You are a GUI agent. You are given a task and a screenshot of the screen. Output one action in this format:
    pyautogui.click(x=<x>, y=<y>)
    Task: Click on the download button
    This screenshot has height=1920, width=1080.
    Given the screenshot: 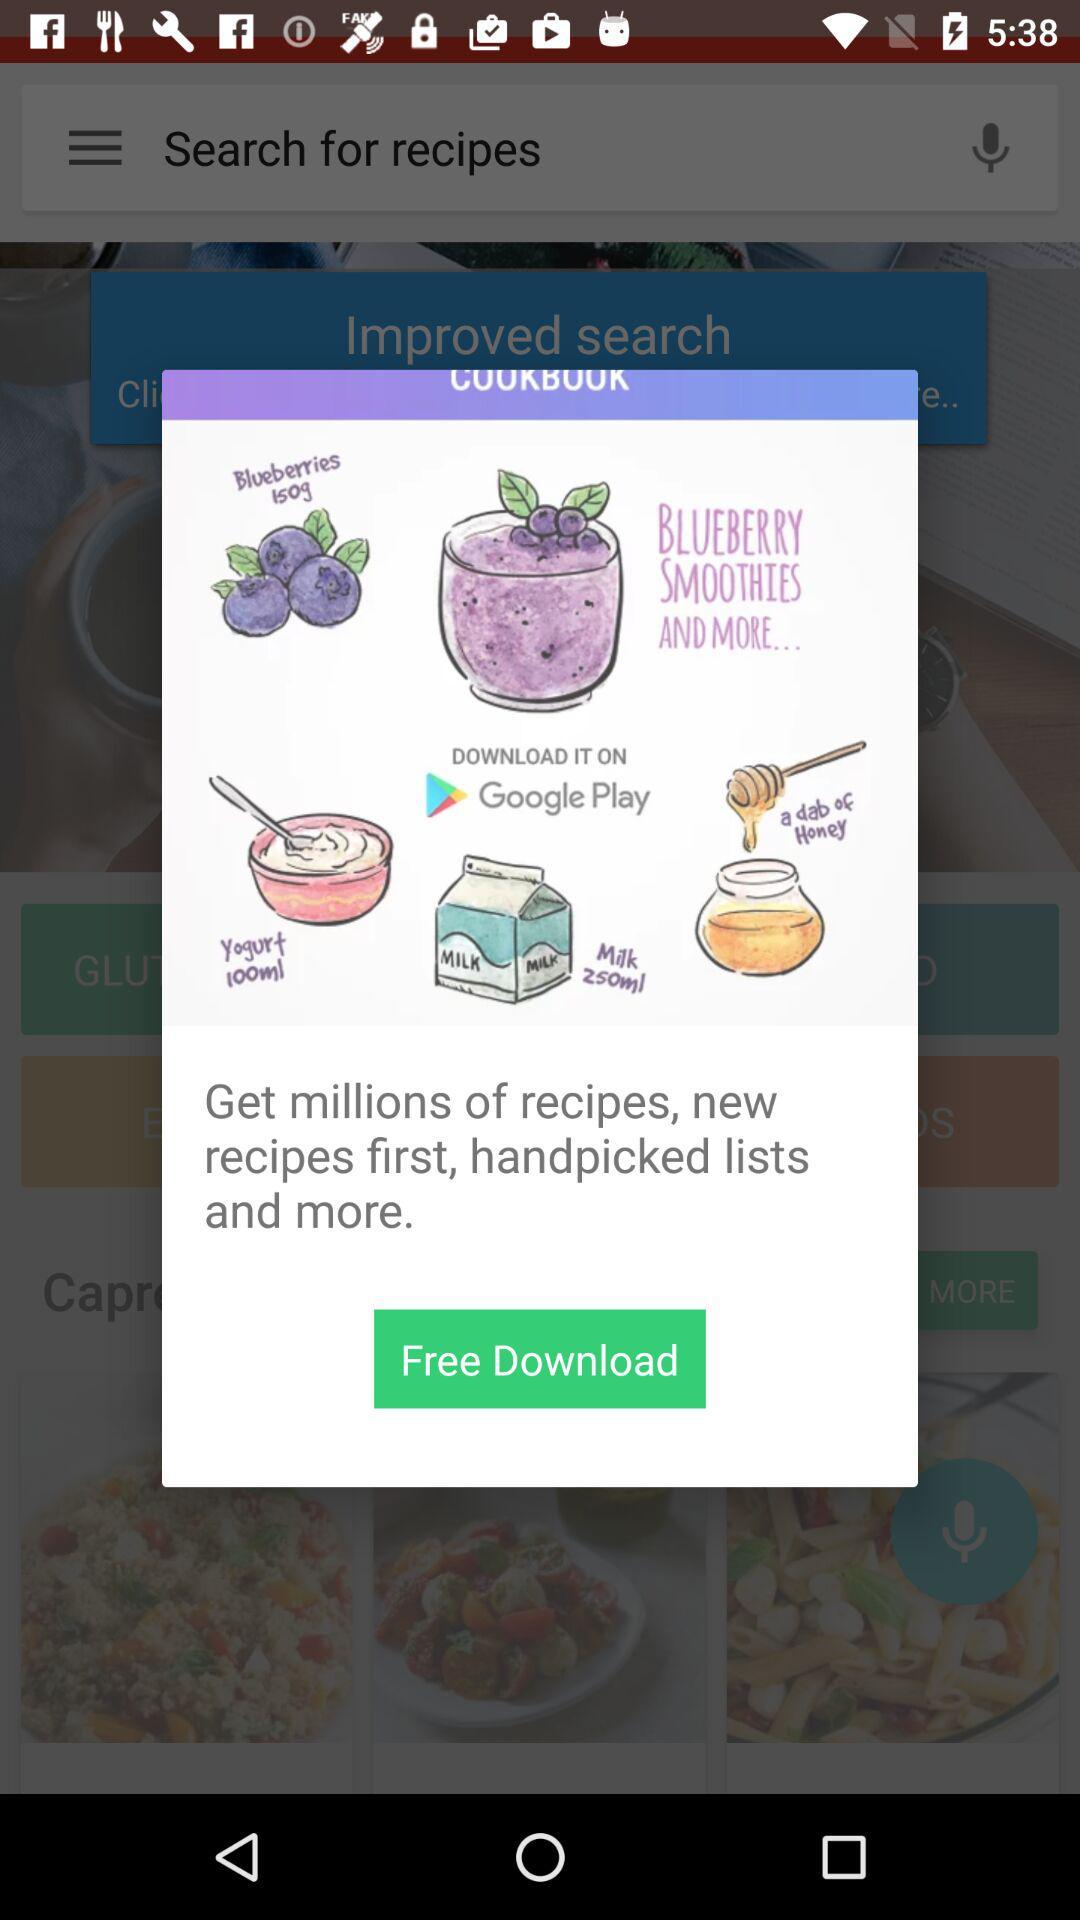 What is the action you would take?
    pyautogui.click(x=540, y=1358)
    